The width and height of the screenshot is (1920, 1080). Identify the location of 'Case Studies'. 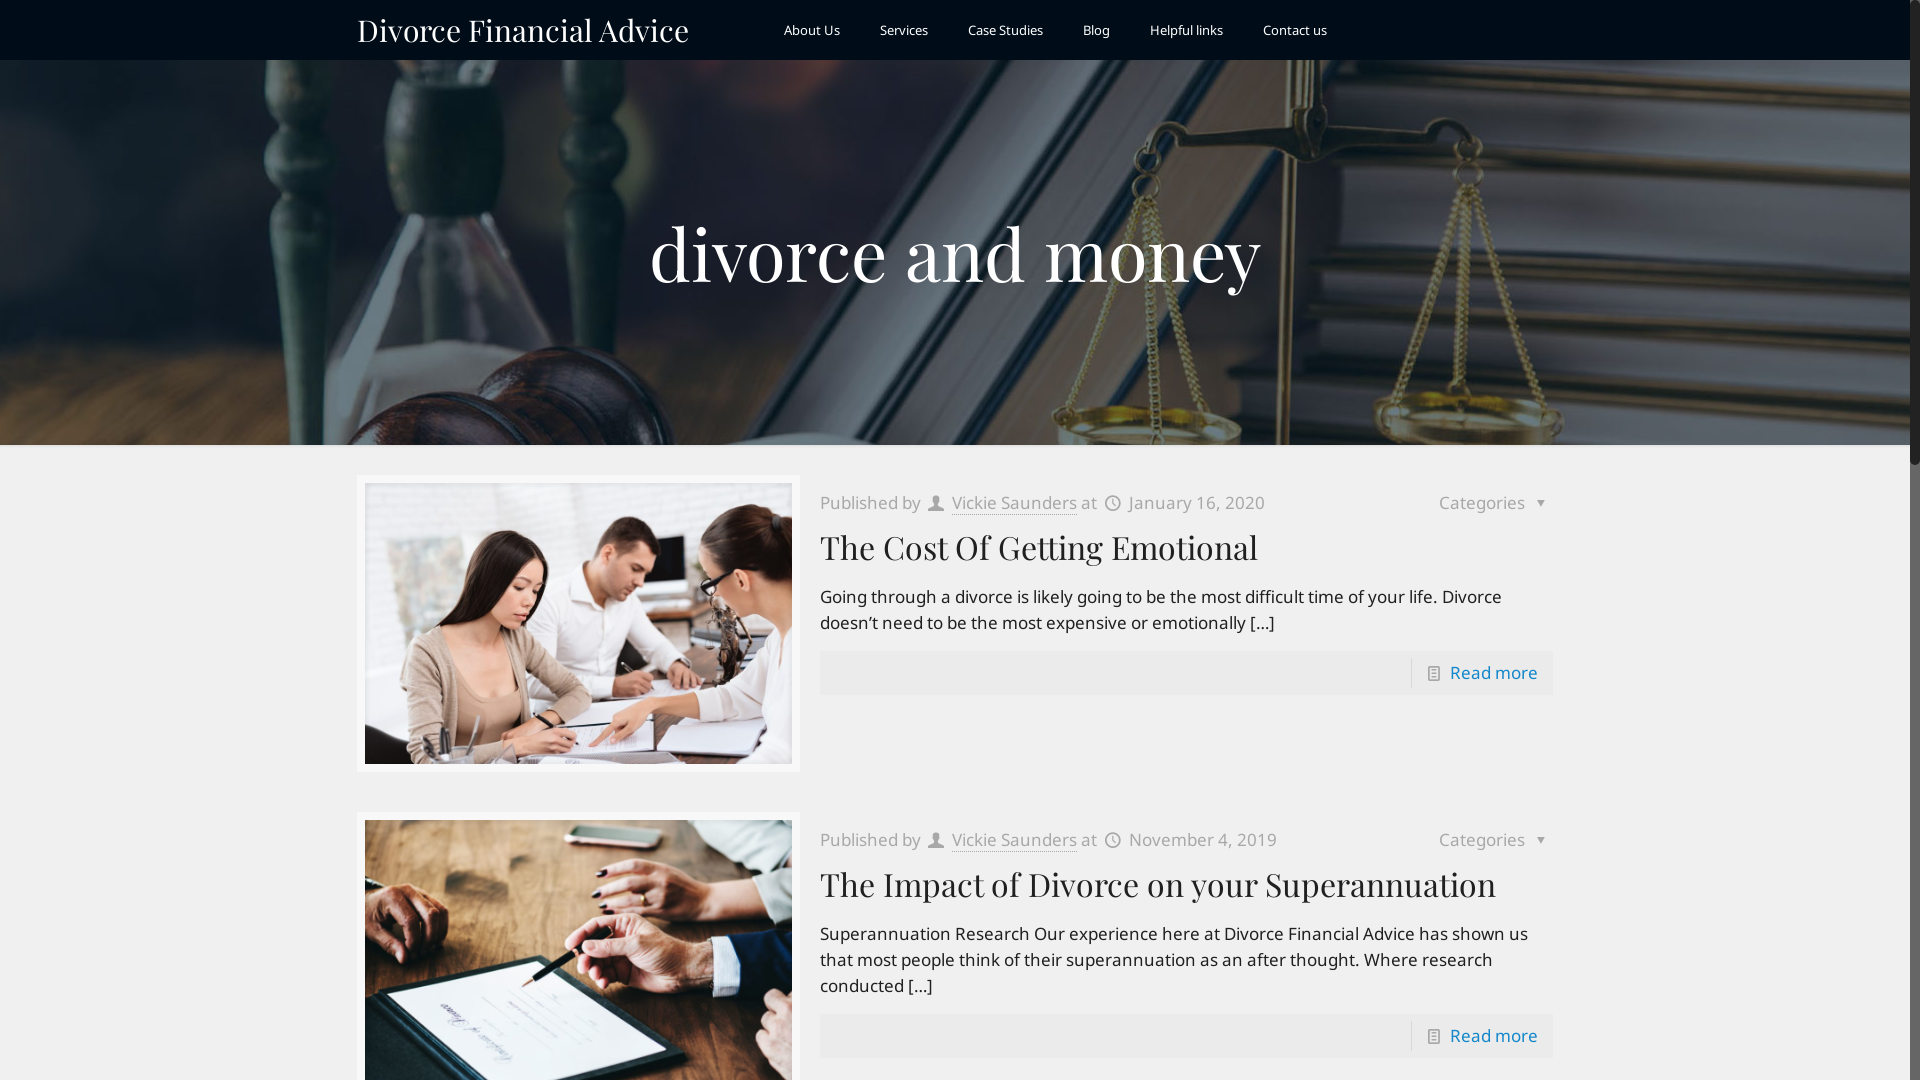
(1005, 30).